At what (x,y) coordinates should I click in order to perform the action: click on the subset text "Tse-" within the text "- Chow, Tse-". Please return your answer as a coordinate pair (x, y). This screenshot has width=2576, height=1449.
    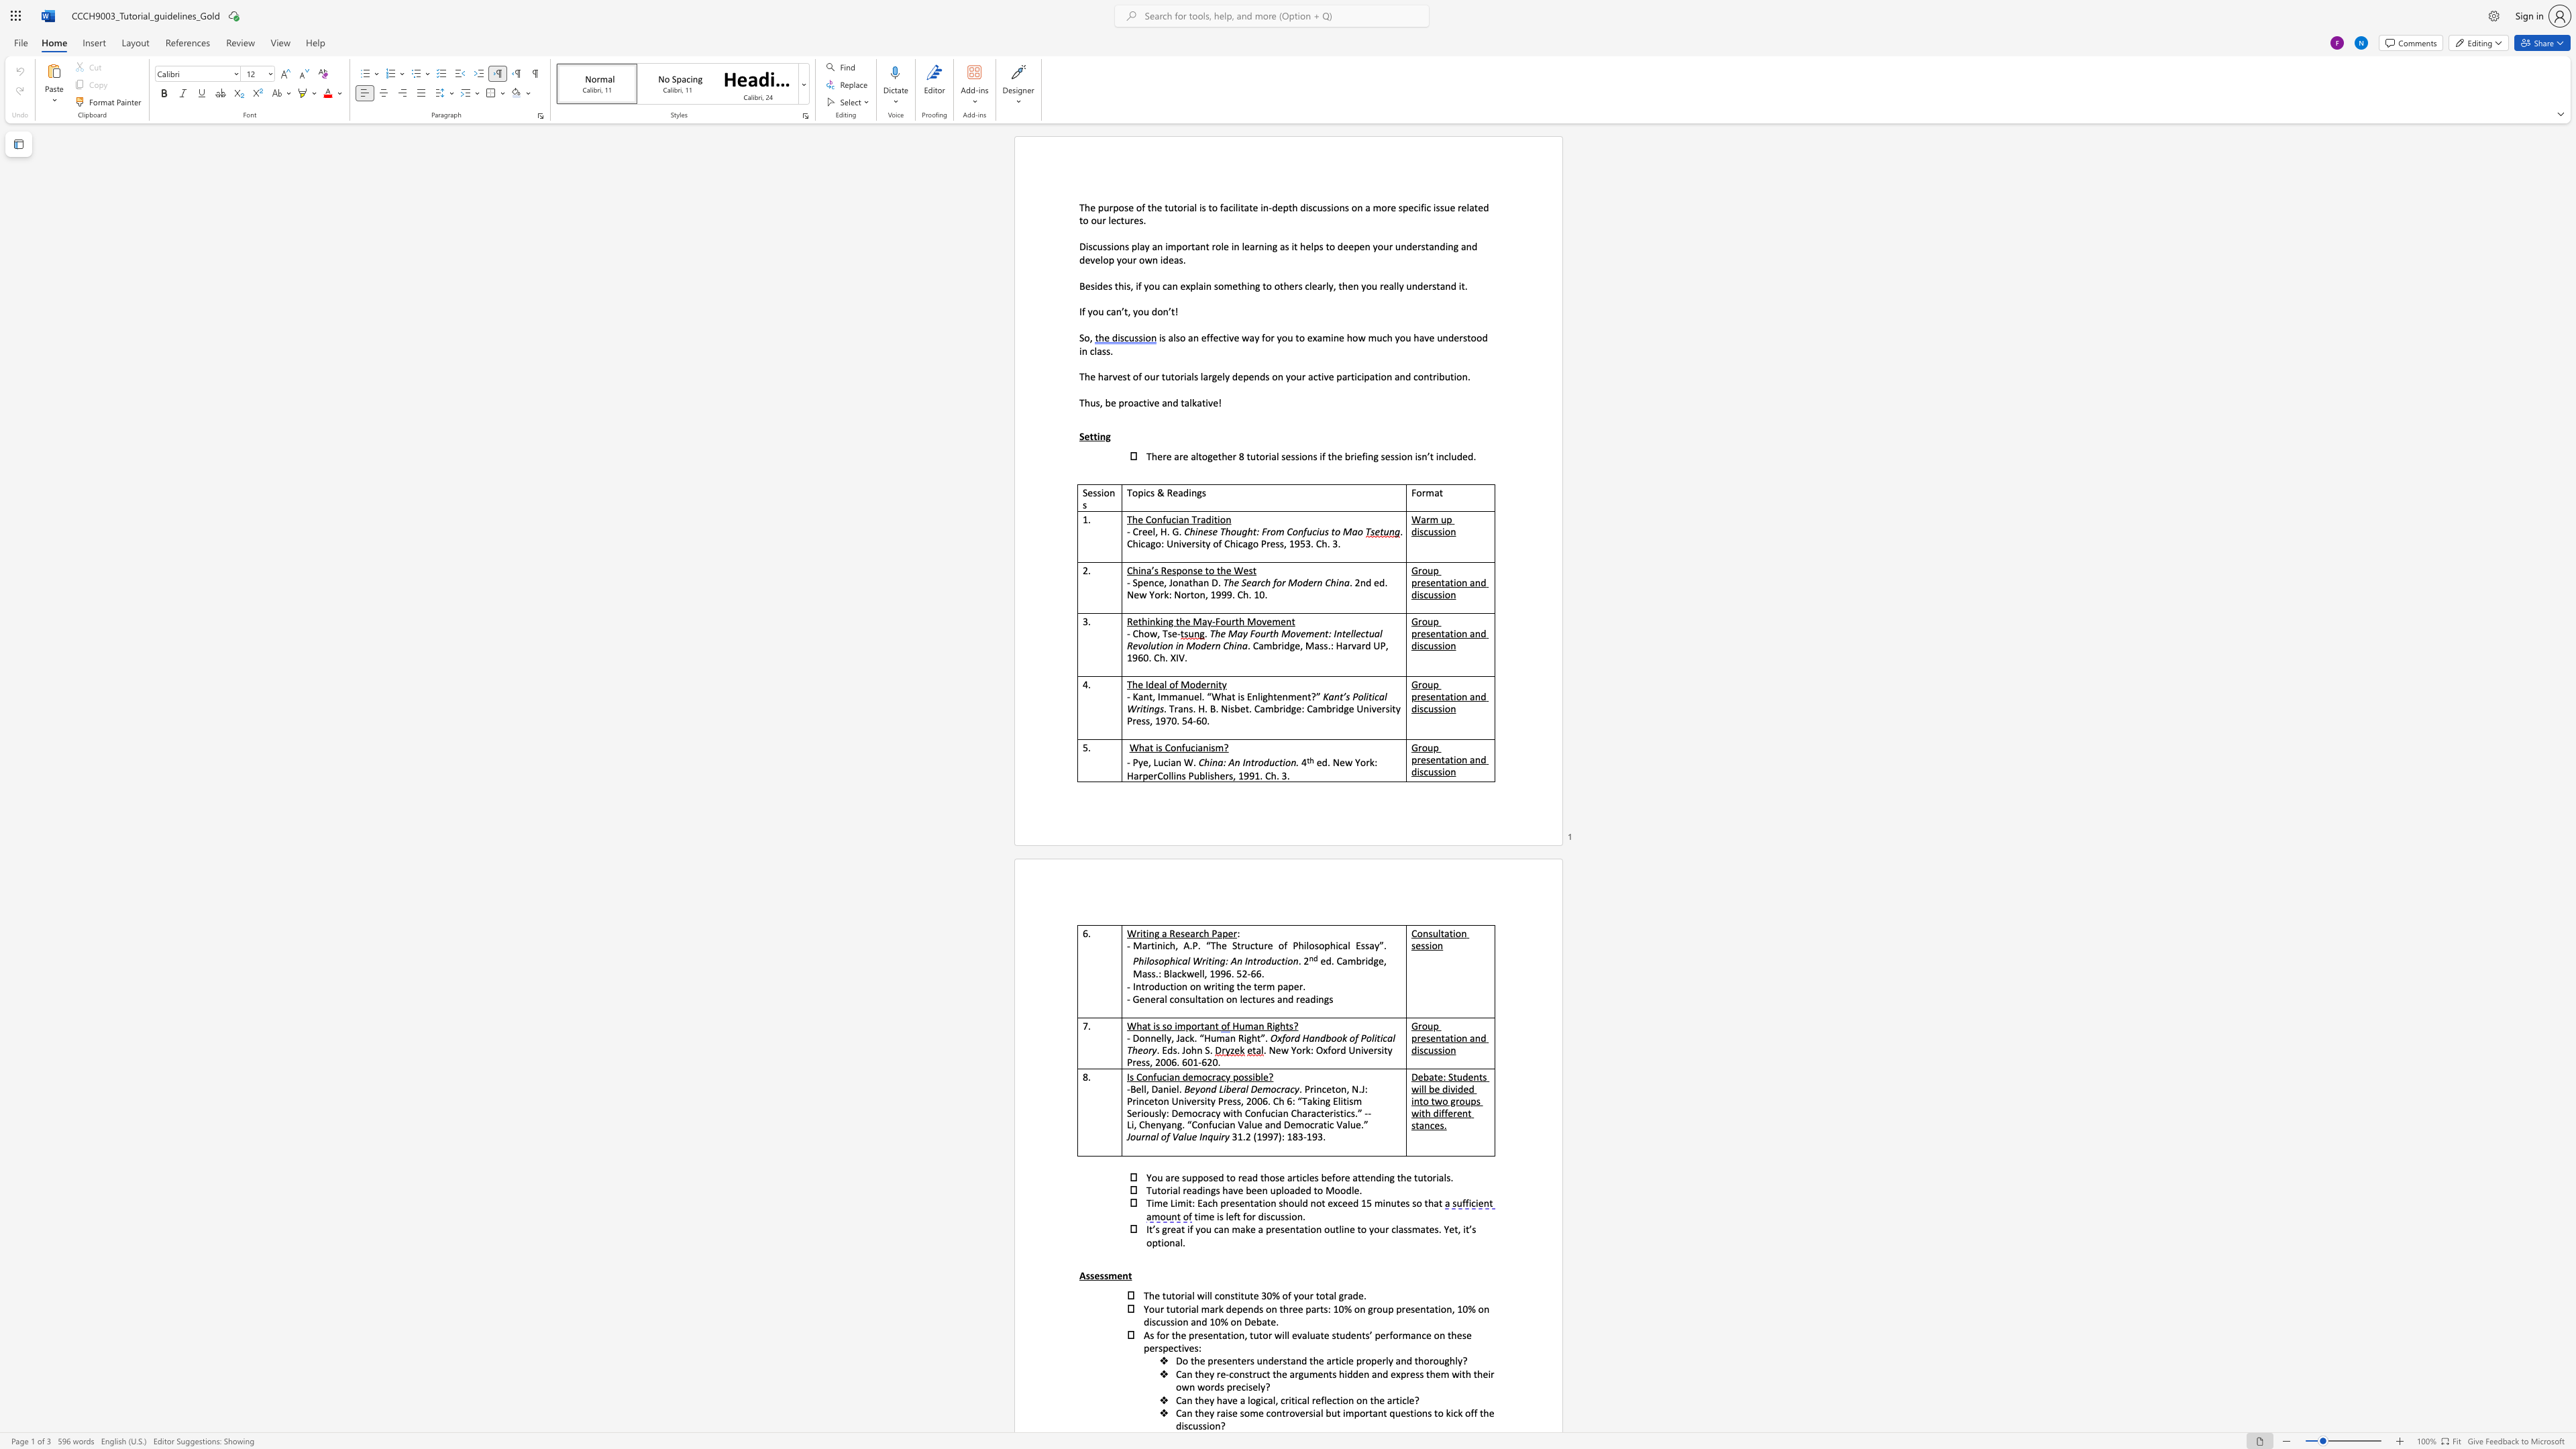
    Looking at the image, I should click on (1161, 633).